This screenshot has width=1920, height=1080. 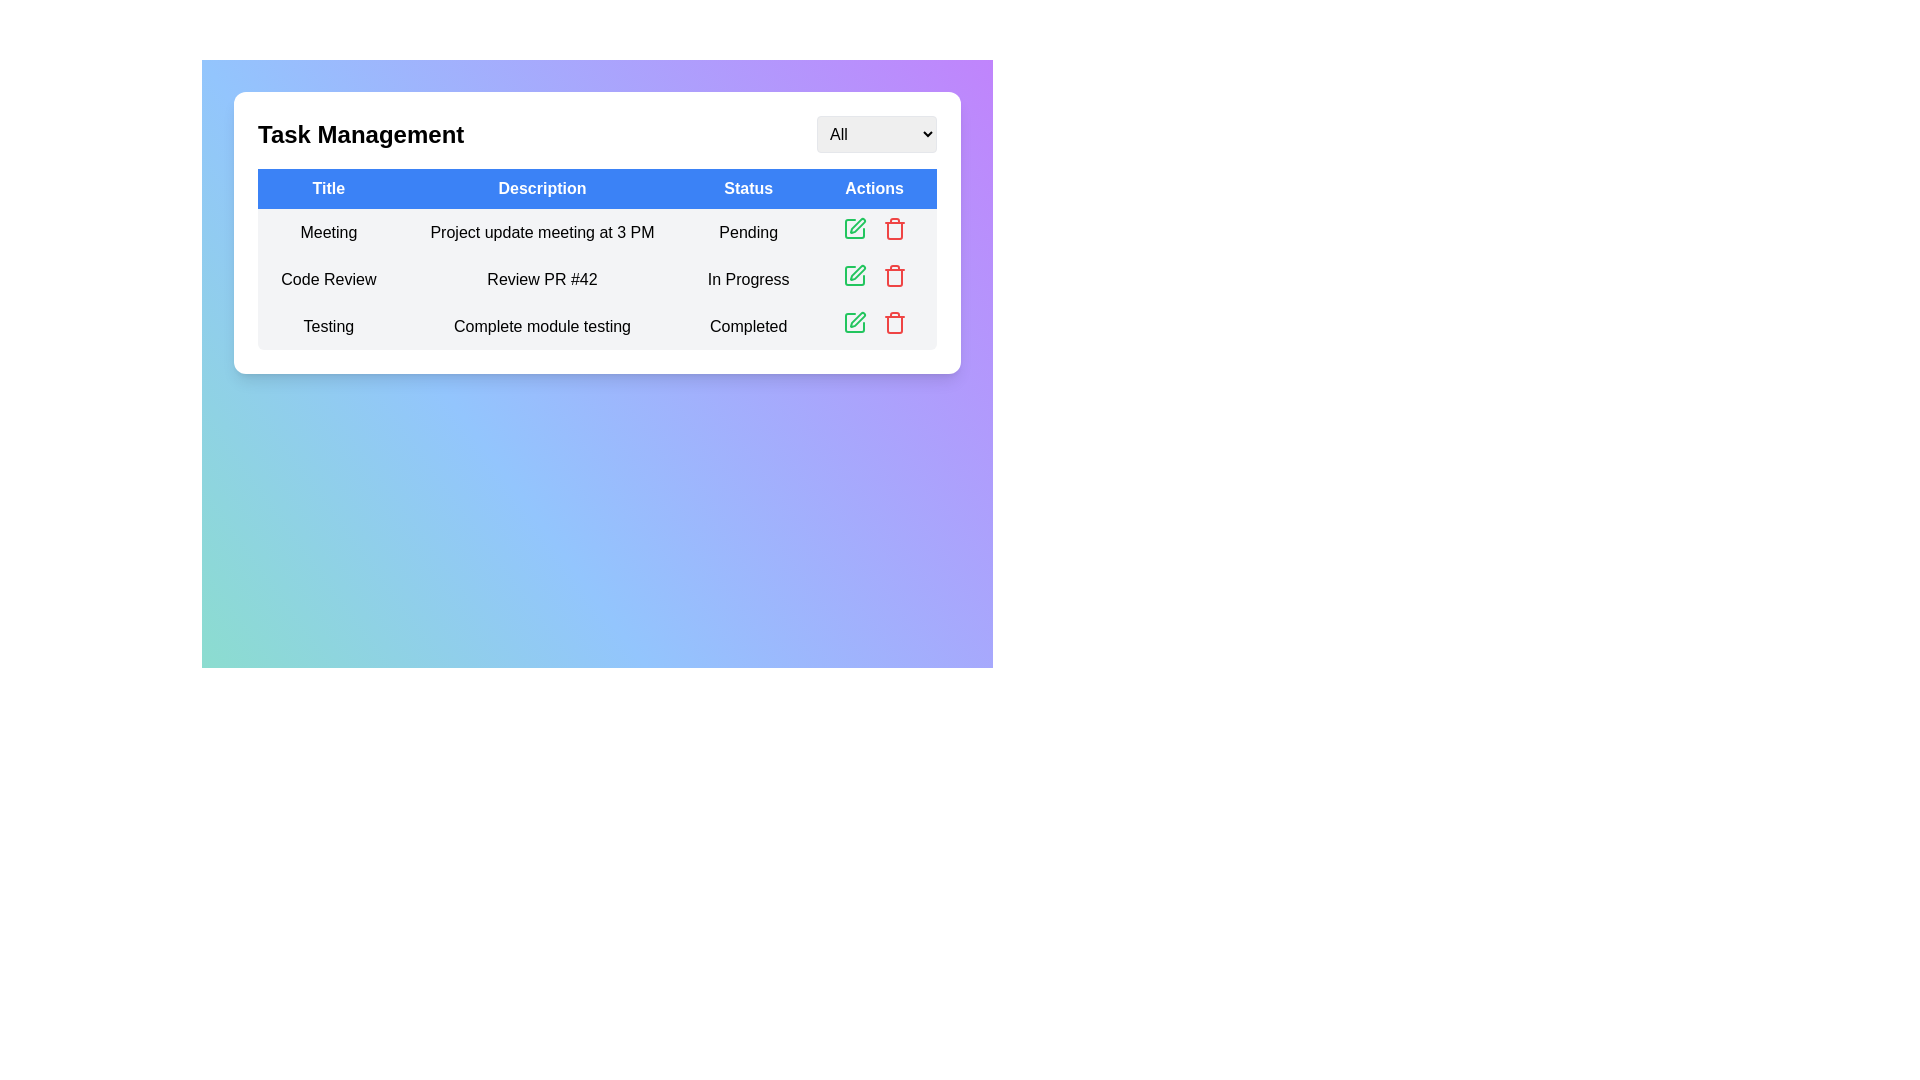 What do you see at coordinates (893, 227) in the screenshot?
I see `the delete icon in the Actions column of the table, which is the second icon in the last row` at bounding box center [893, 227].